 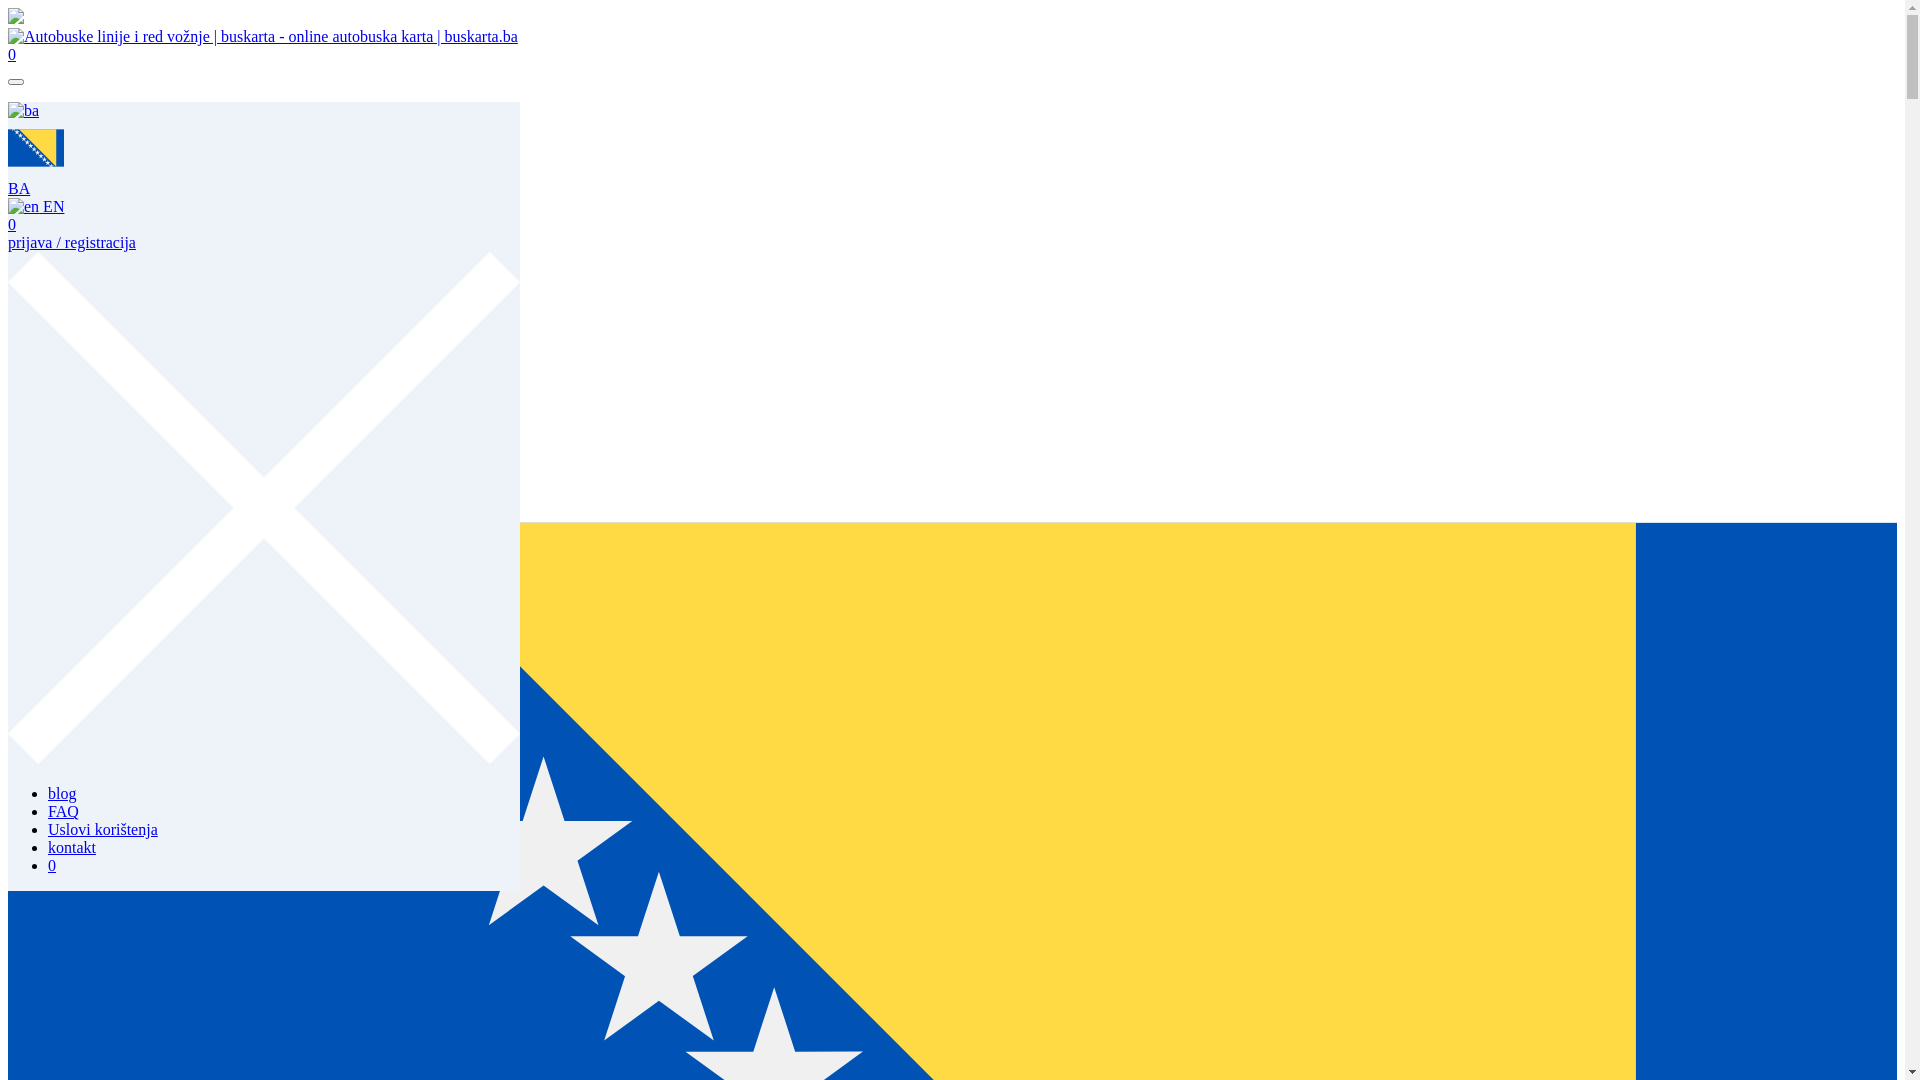 I want to click on 'ba', so click(x=8, y=146).